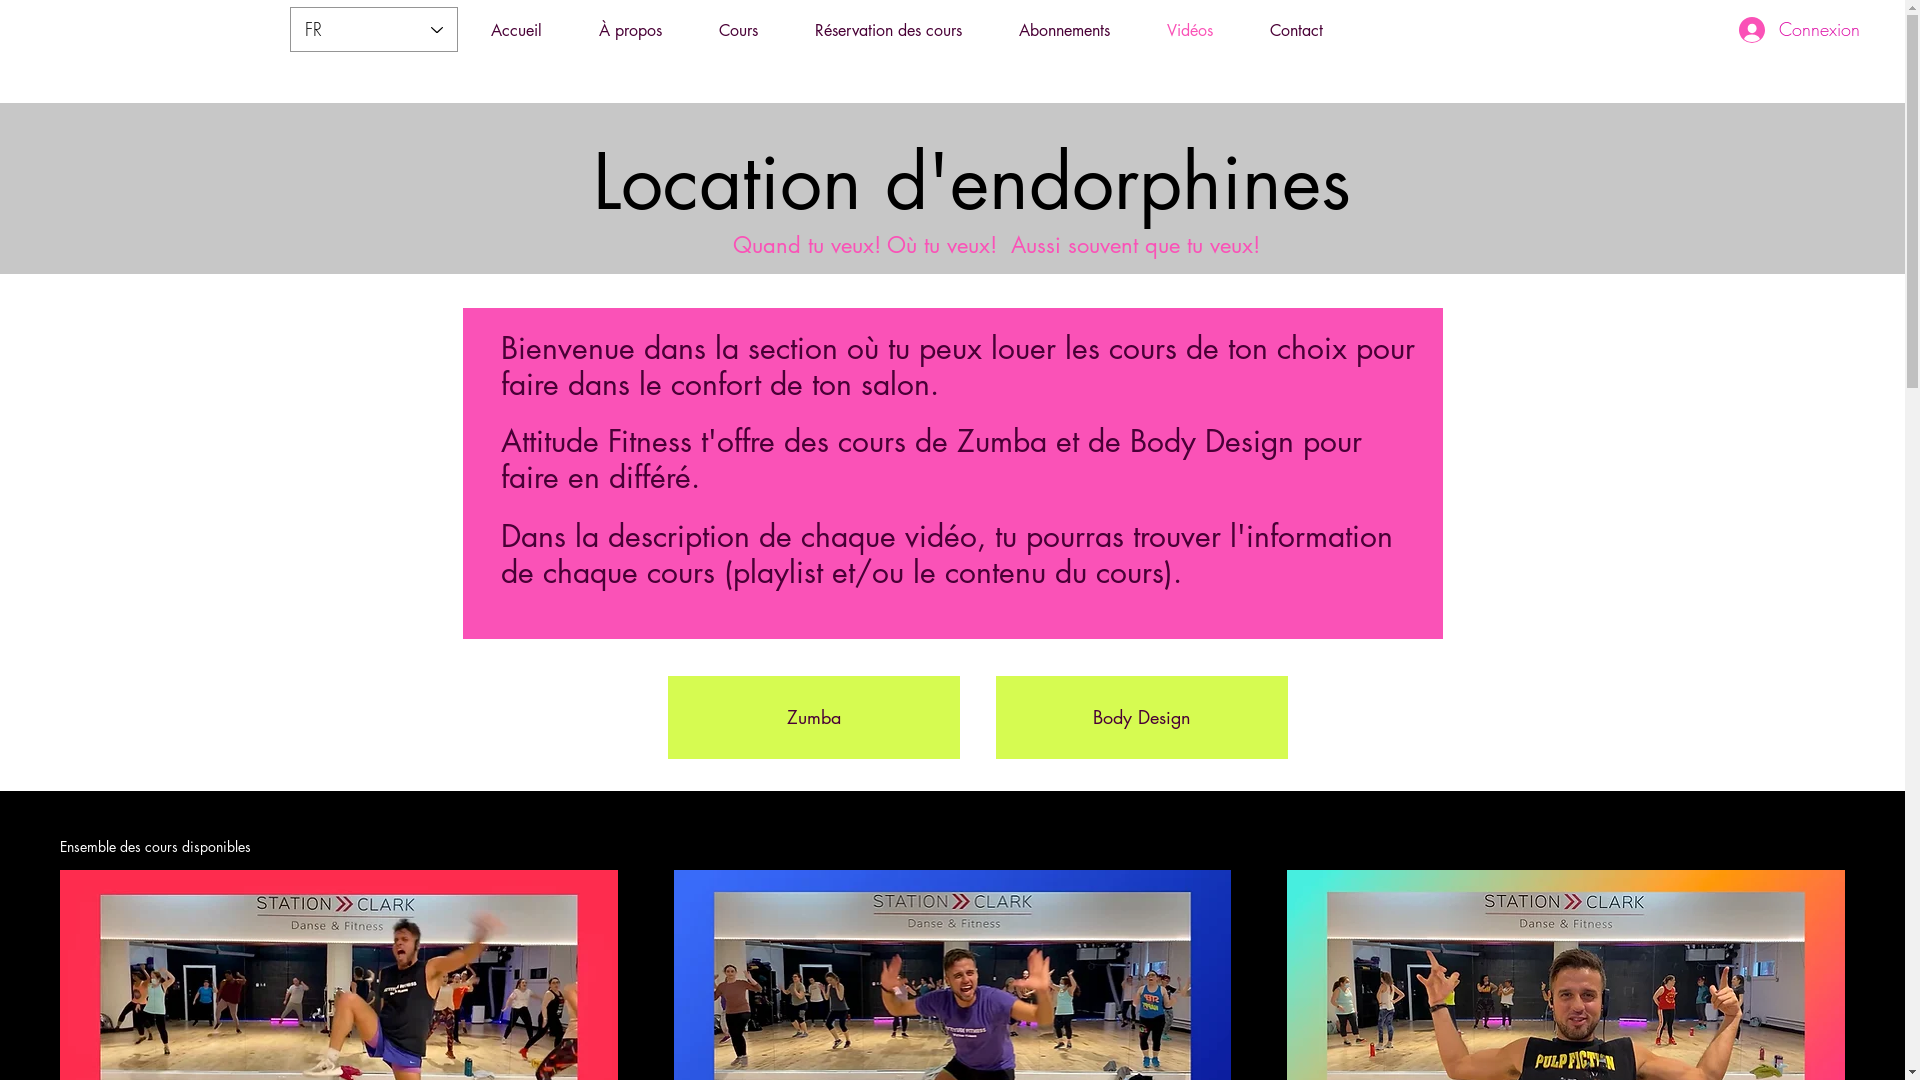 This screenshot has width=1920, height=1080. Describe the element at coordinates (515, 30) in the screenshot. I see `'Accueil'` at that location.